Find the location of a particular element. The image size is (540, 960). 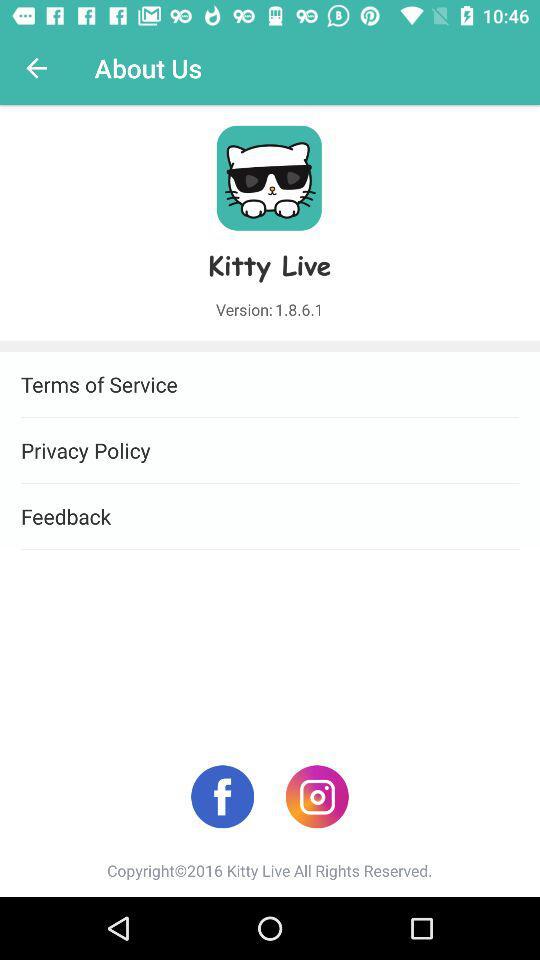

the photo icon is located at coordinates (317, 796).